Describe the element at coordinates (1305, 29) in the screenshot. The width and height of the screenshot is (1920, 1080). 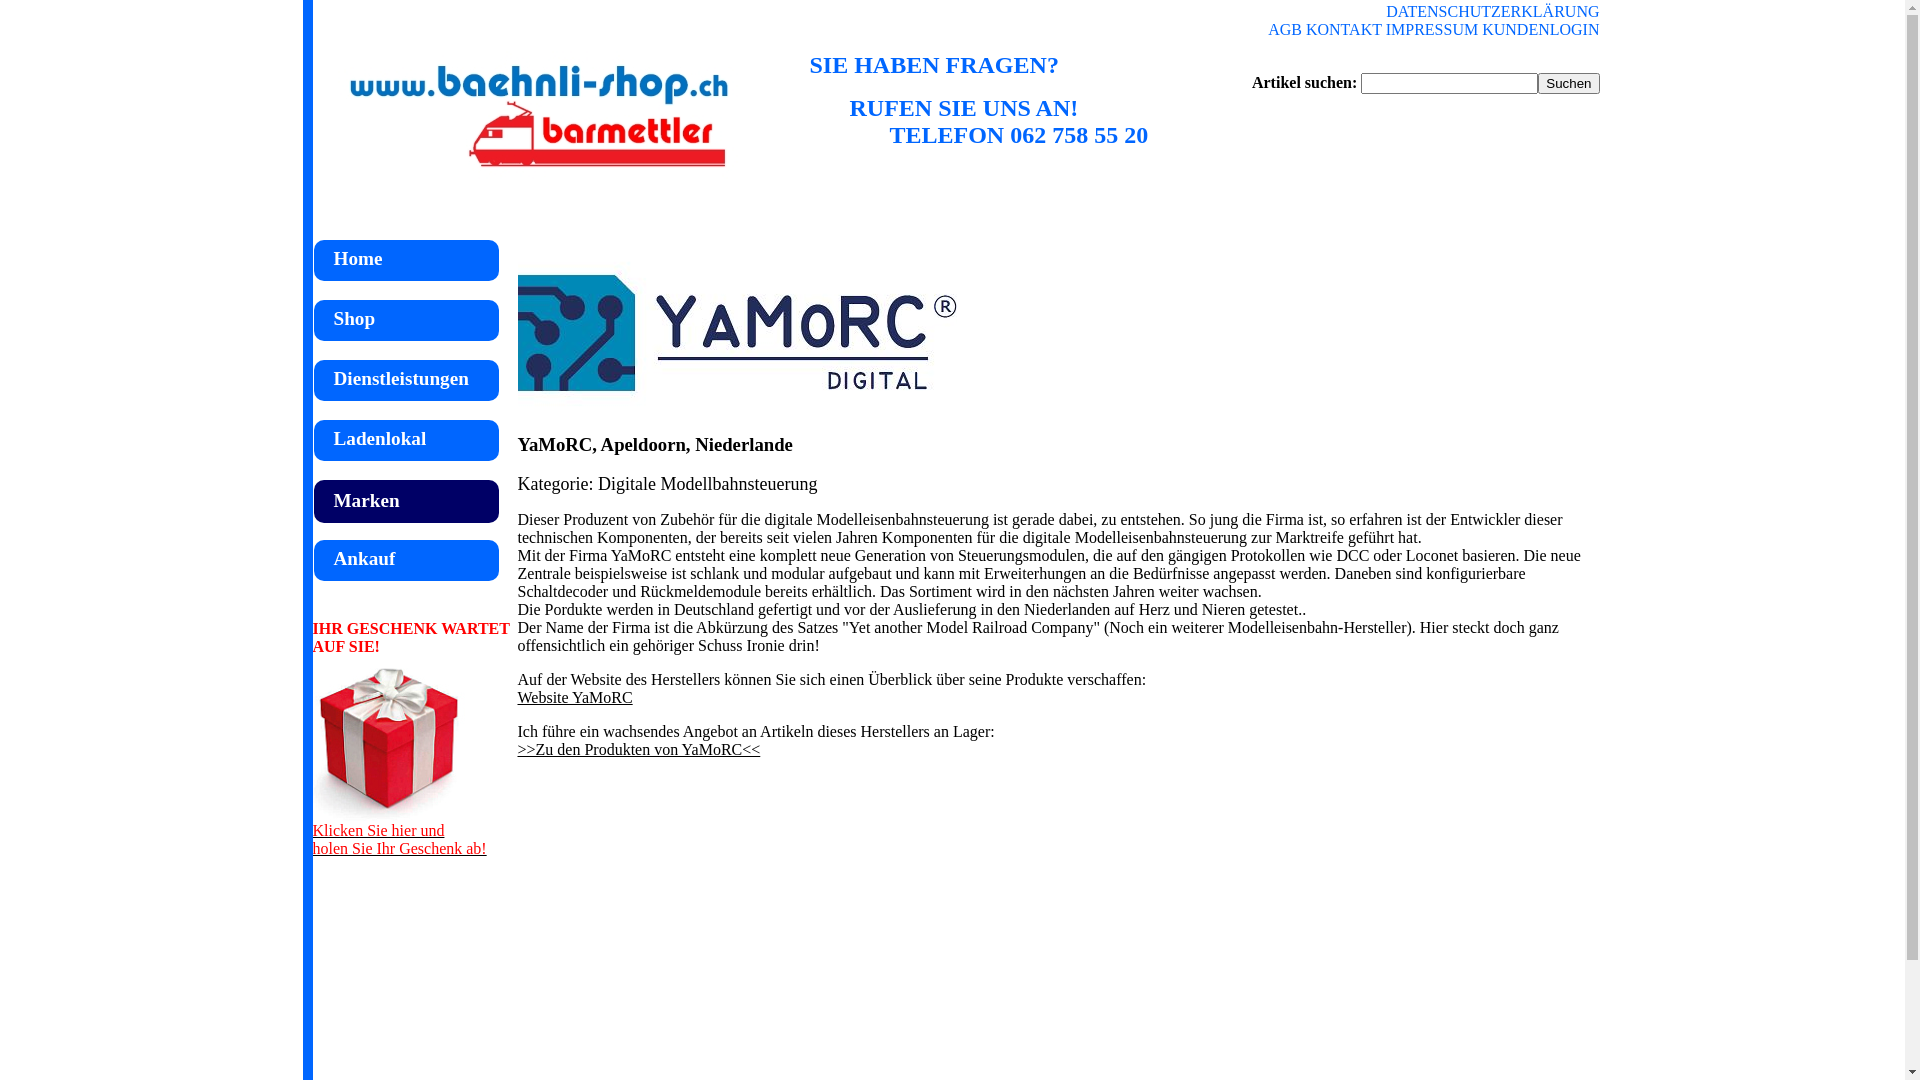
I see `'KONTAKT'` at that location.